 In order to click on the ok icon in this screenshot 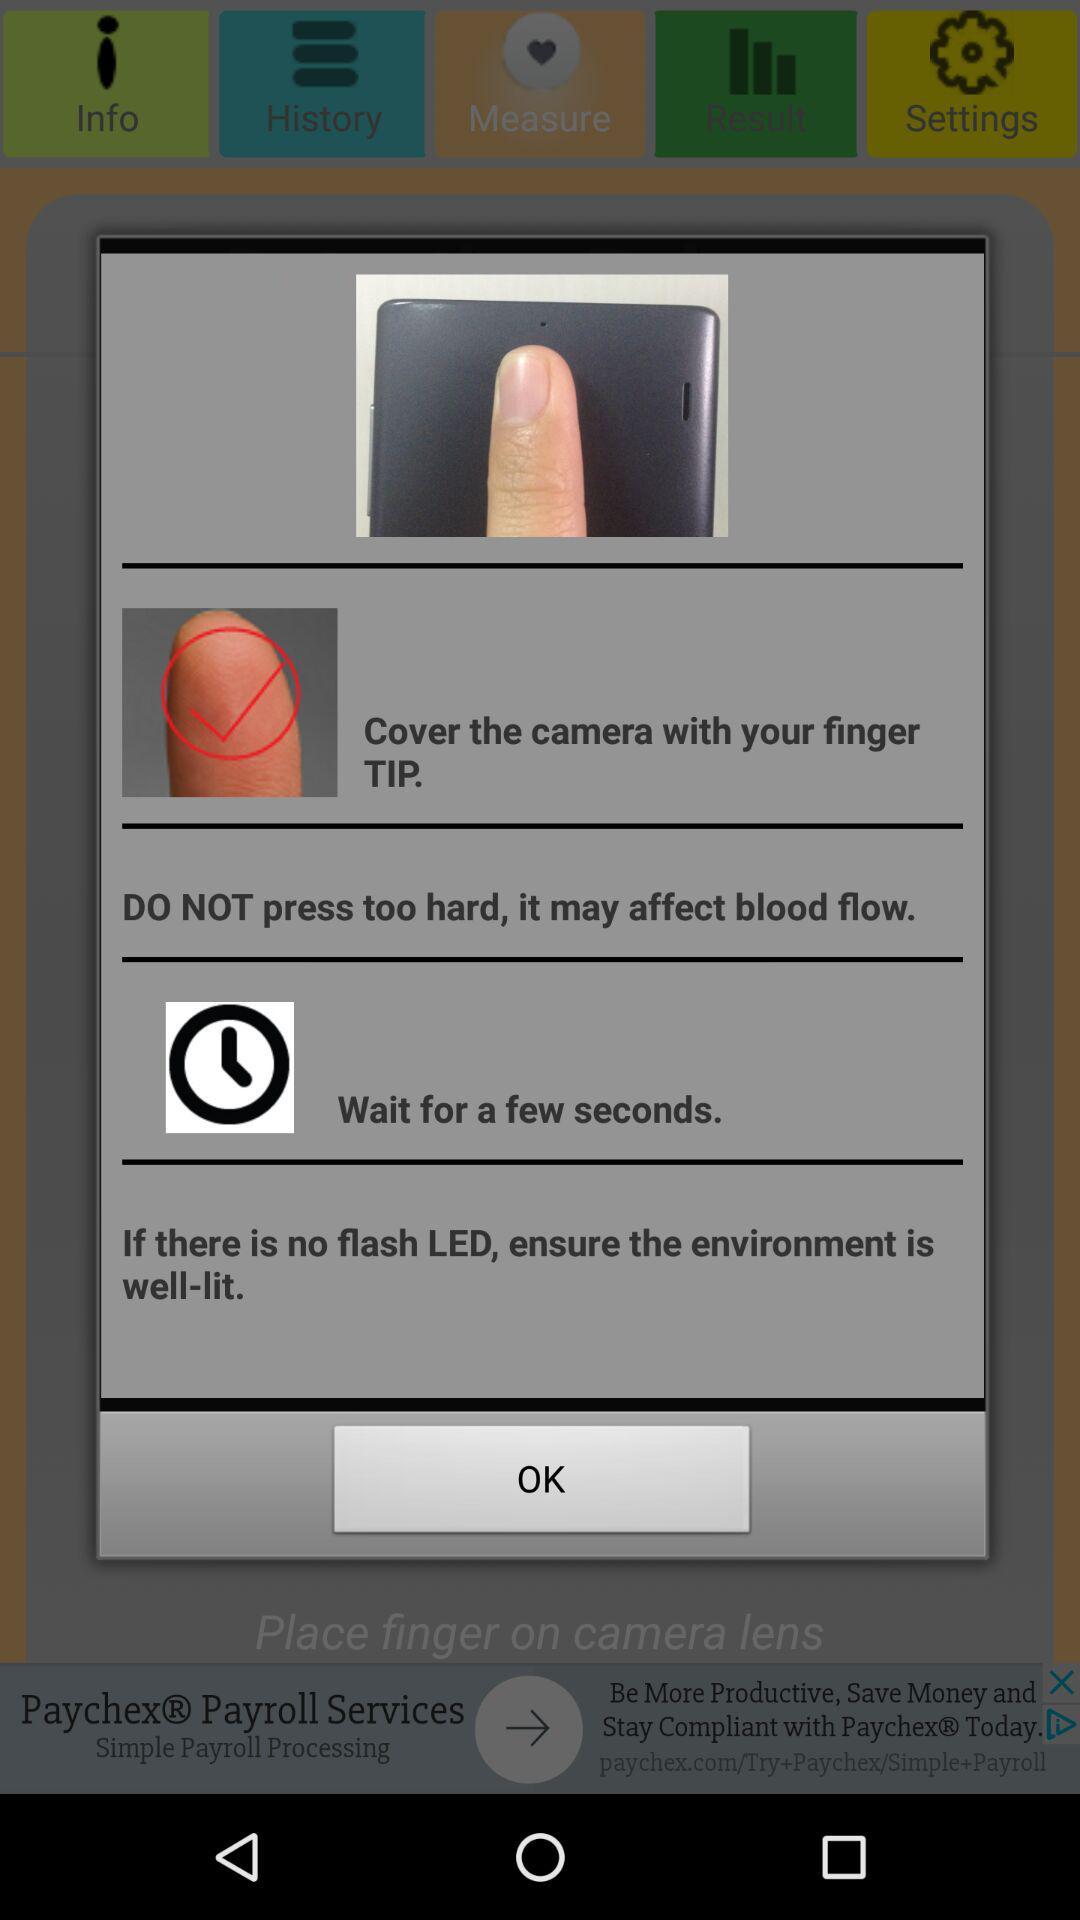, I will do `click(542, 1484)`.